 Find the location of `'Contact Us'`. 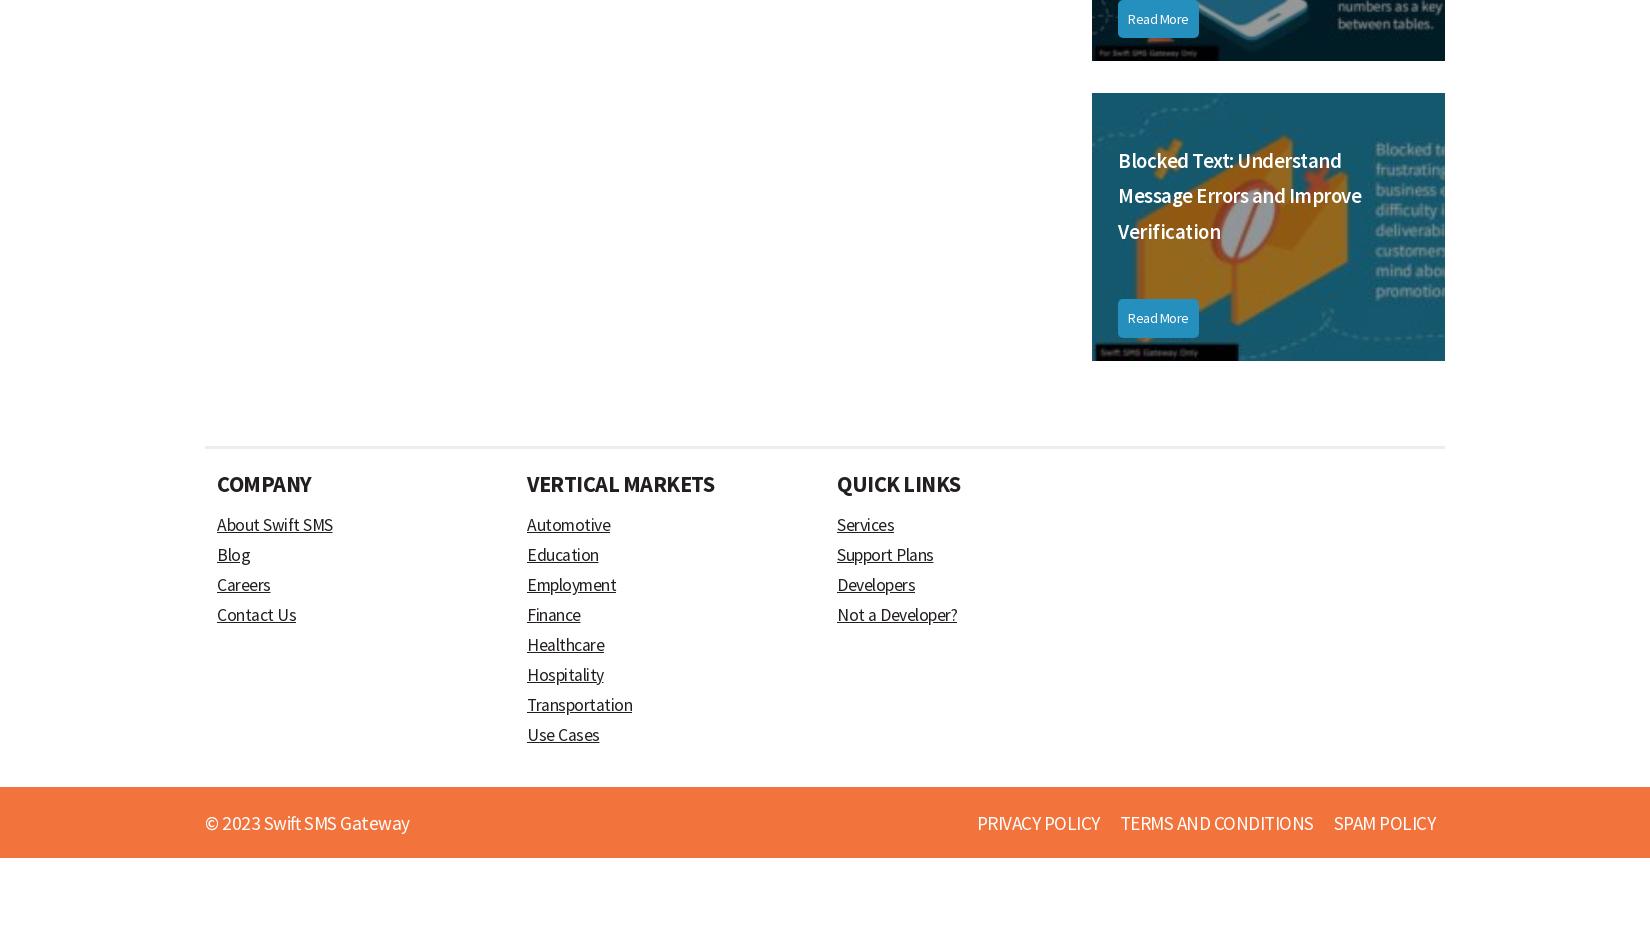

'Contact Us' is located at coordinates (256, 615).